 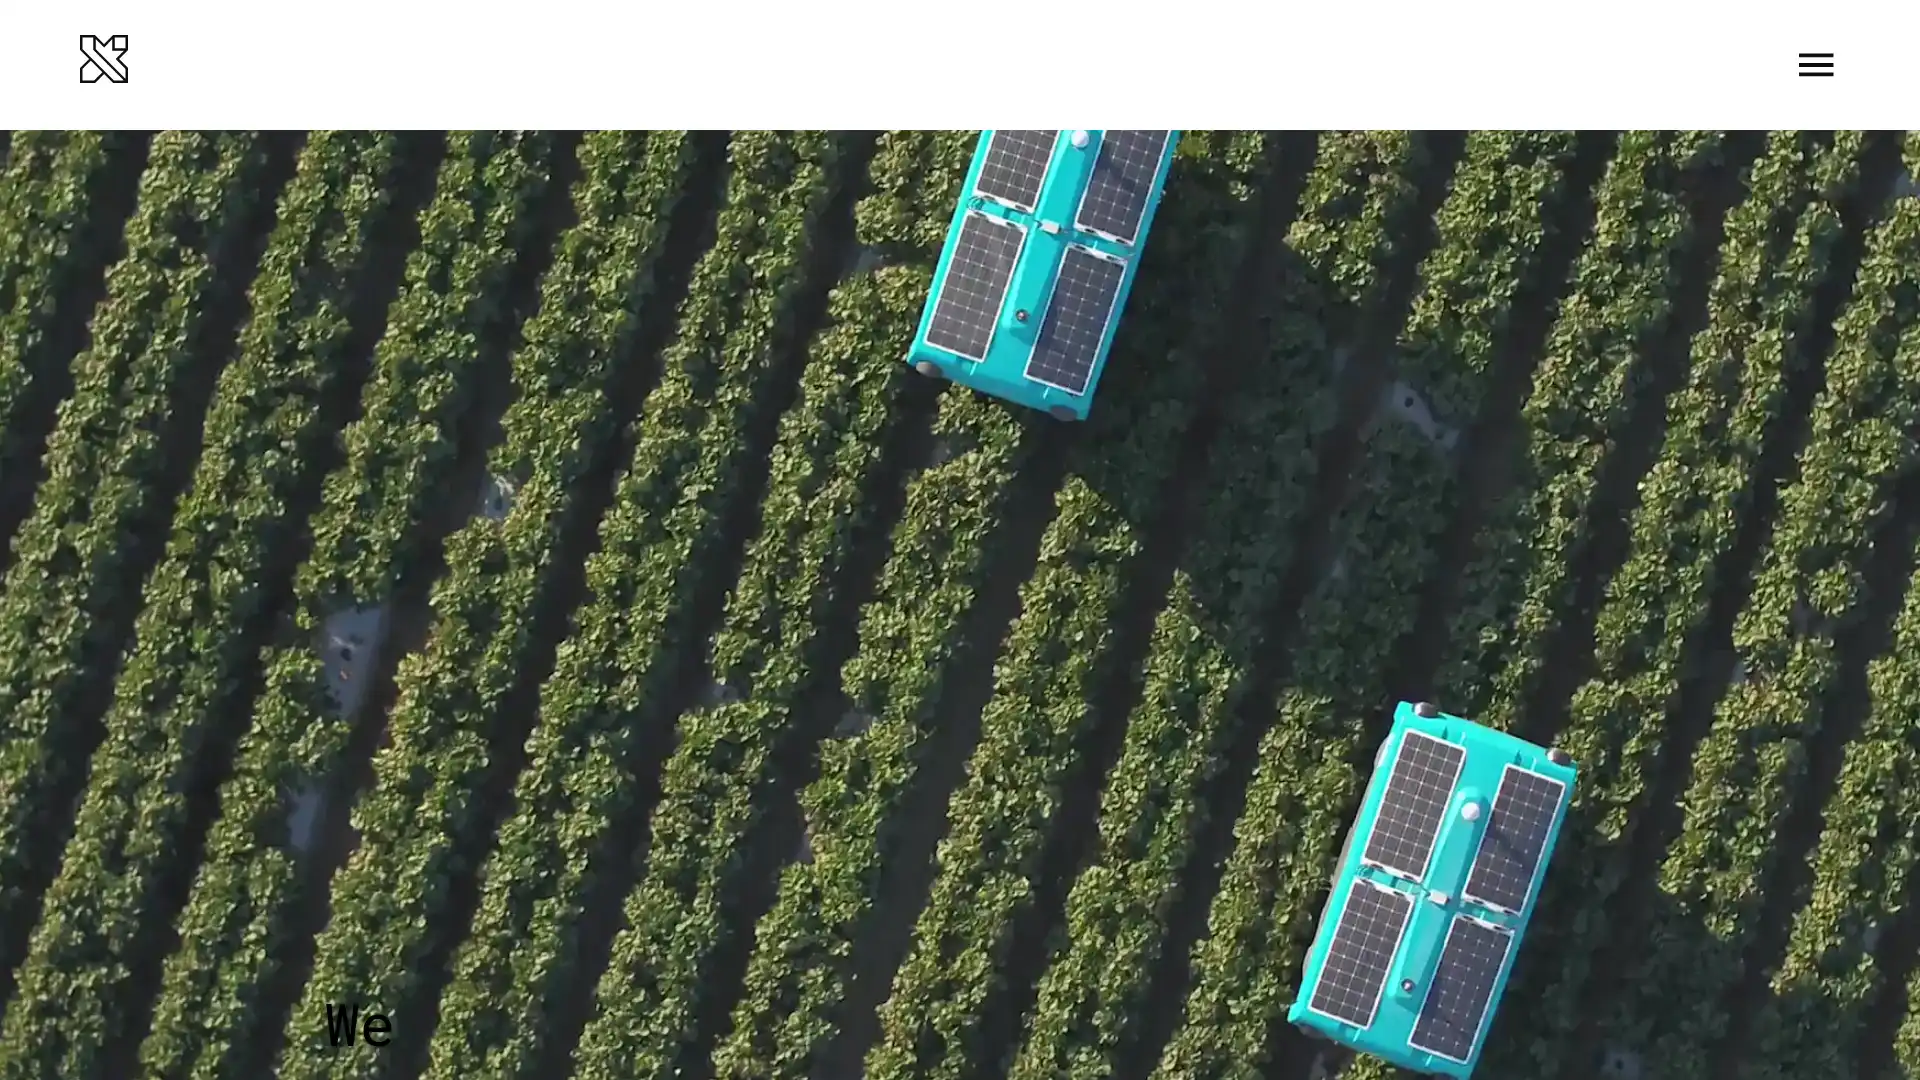 I want to click on A new chapter for Glass The Glass Explorer program evolves into Glass Enterprise Edition when the team learns that workers in fields such as manufacturing, logistics, and healthcare find wearable devices highly useful for getting the information they need while their hands are busy., so click(x=1013, y=341).